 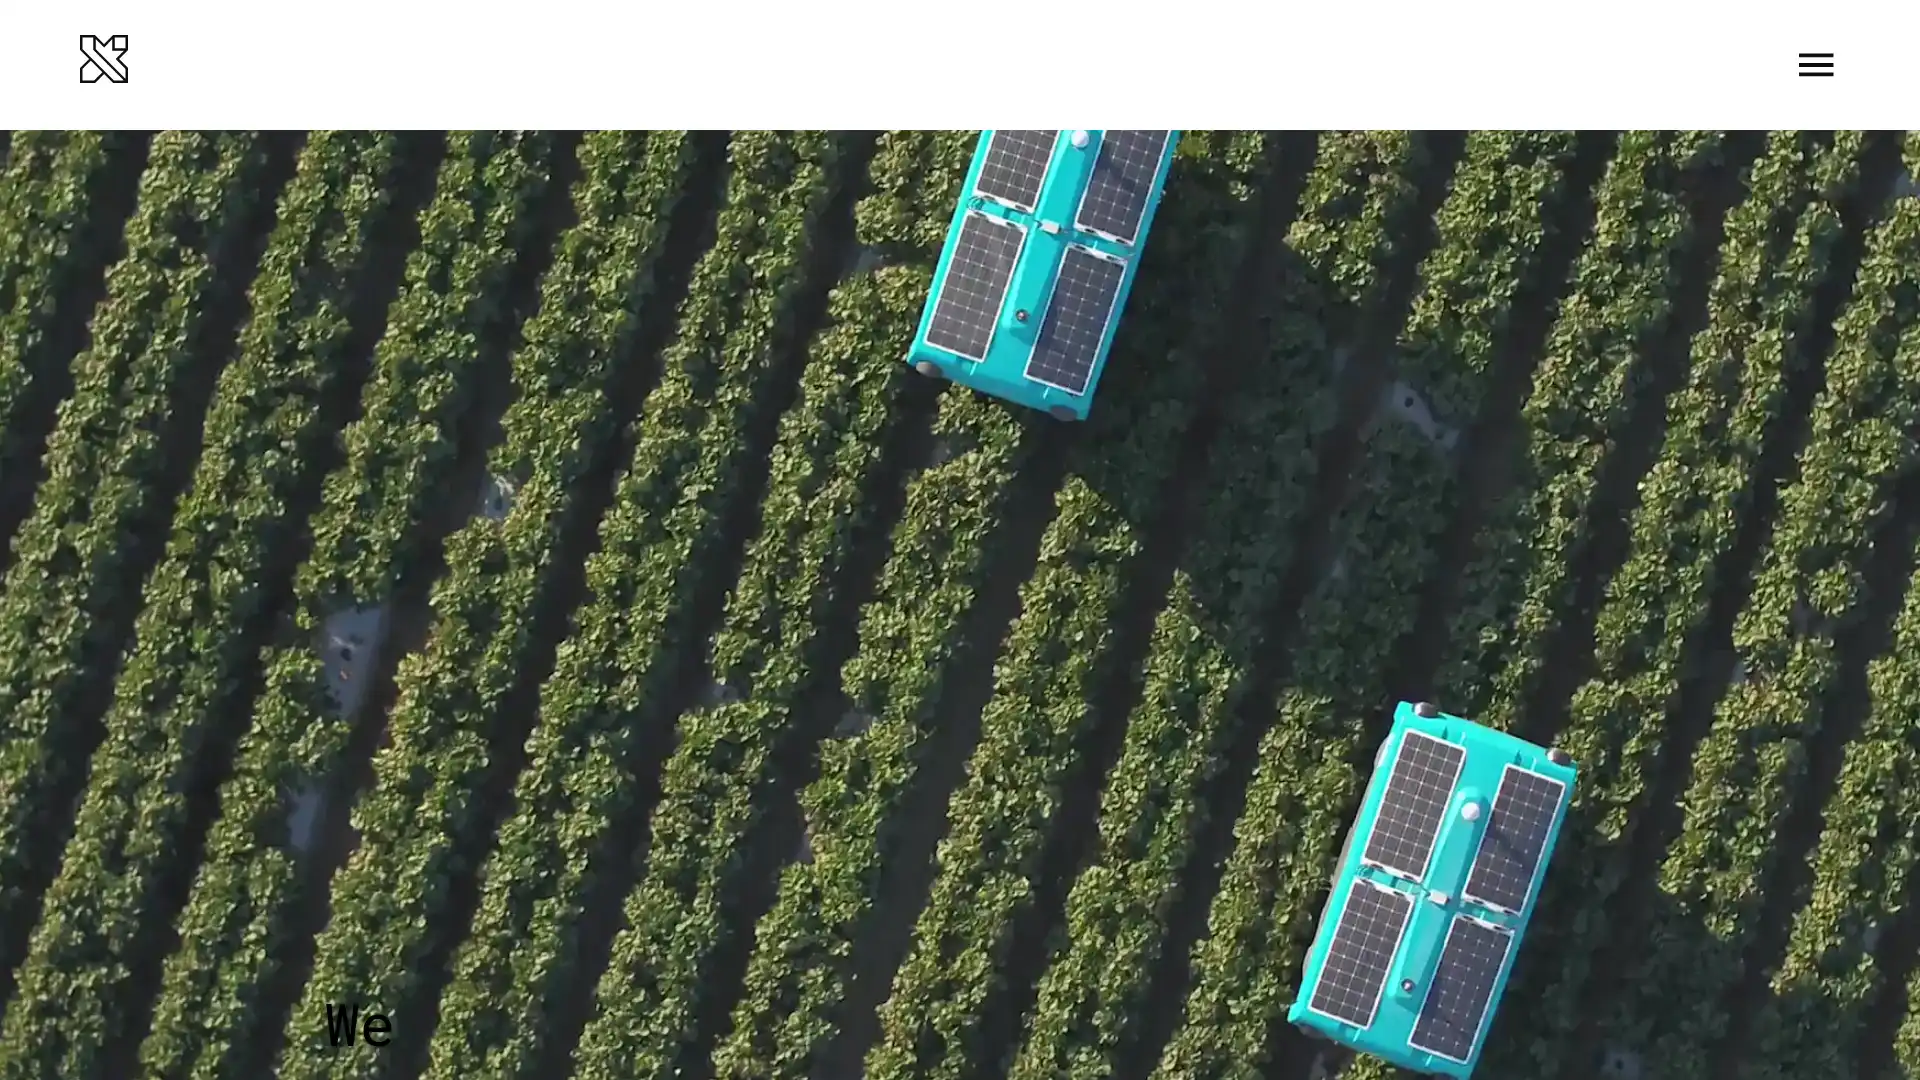 I want to click on A new chapter for Glass The Glass Explorer program evolves into Glass Enterprise Edition when the team learns that workers in fields such as manufacturing, logistics, and healthcare find wearable devices highly useful for getting the information they need while their hands are busy., so click(x=1013, y=341).